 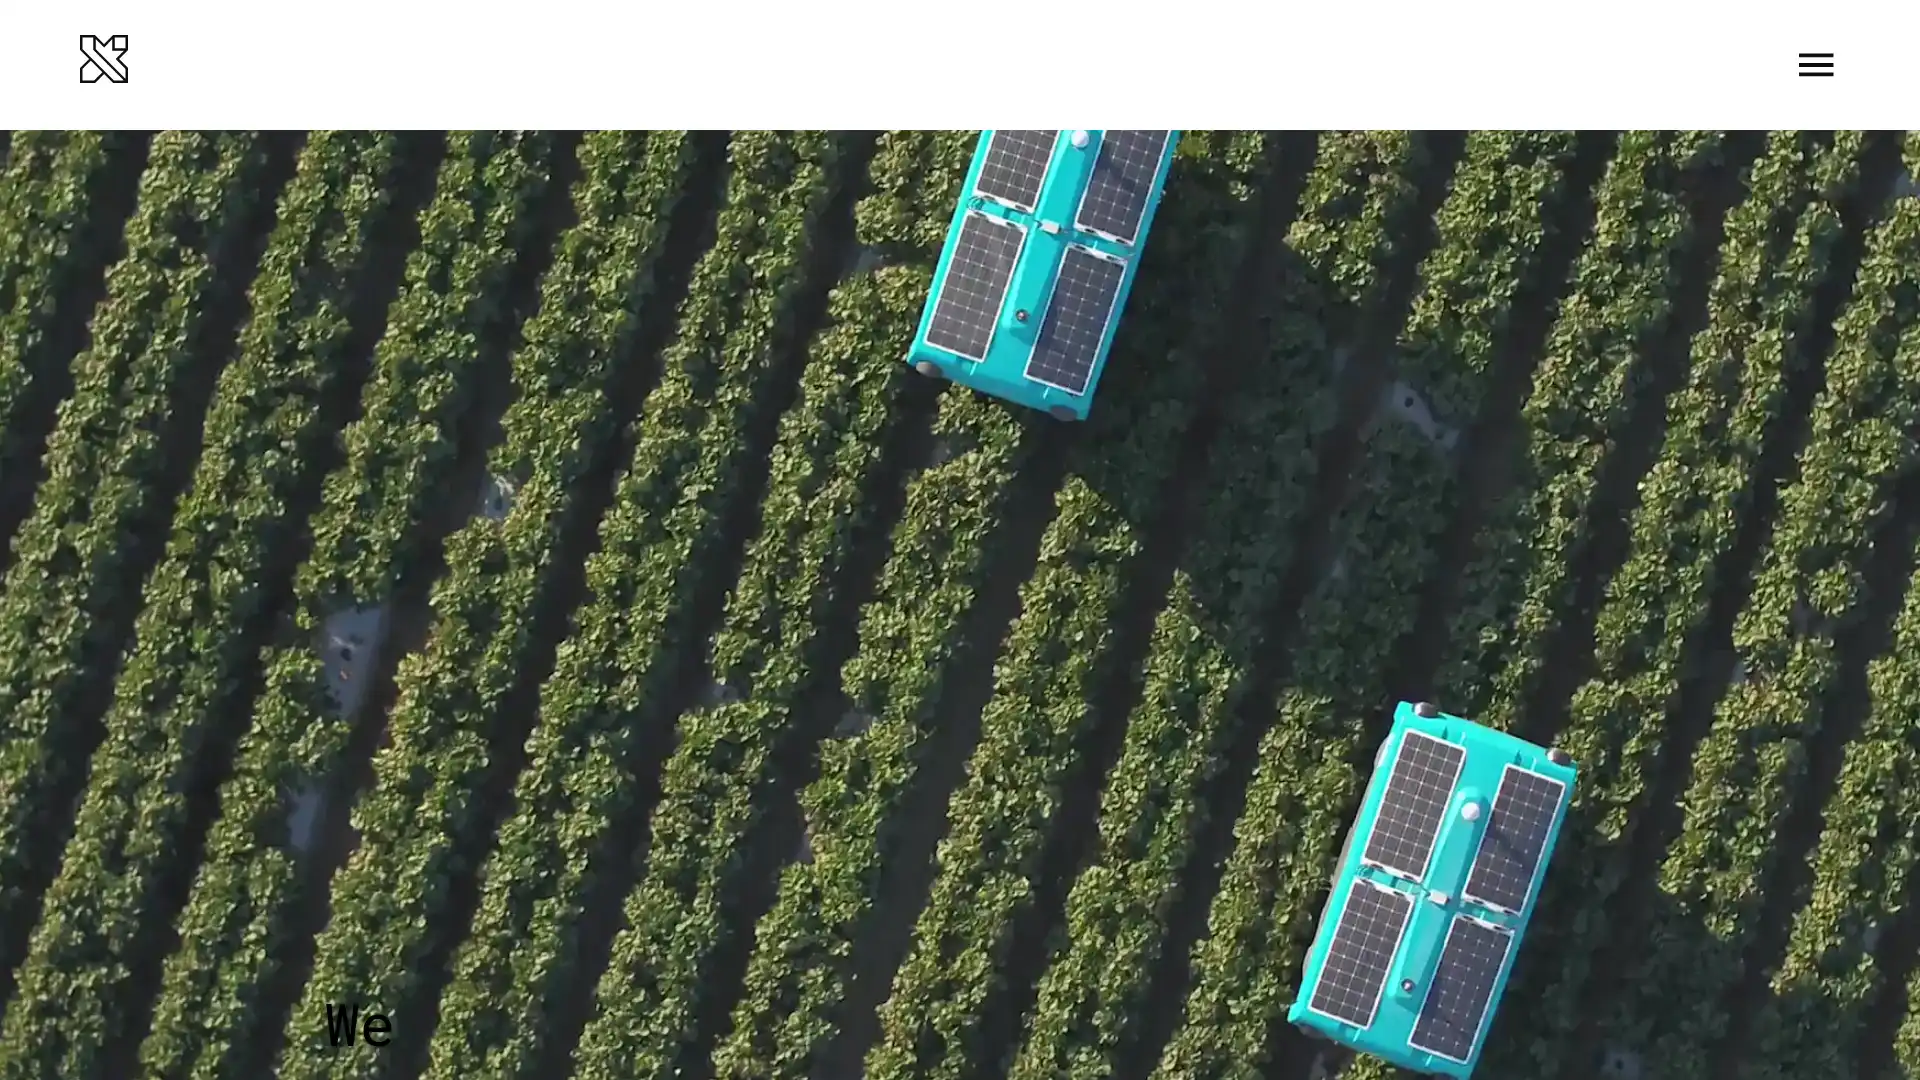 I want to click on A new chapter for Glass The Glass Explorer program evolves into Glass Enterprise Edition when the team learns that workers in fields such as manufacturing, logistics, and healthcare find wearable devices highly useful for getting the information they need while their hands are busy., so click(x=1013, y=341).